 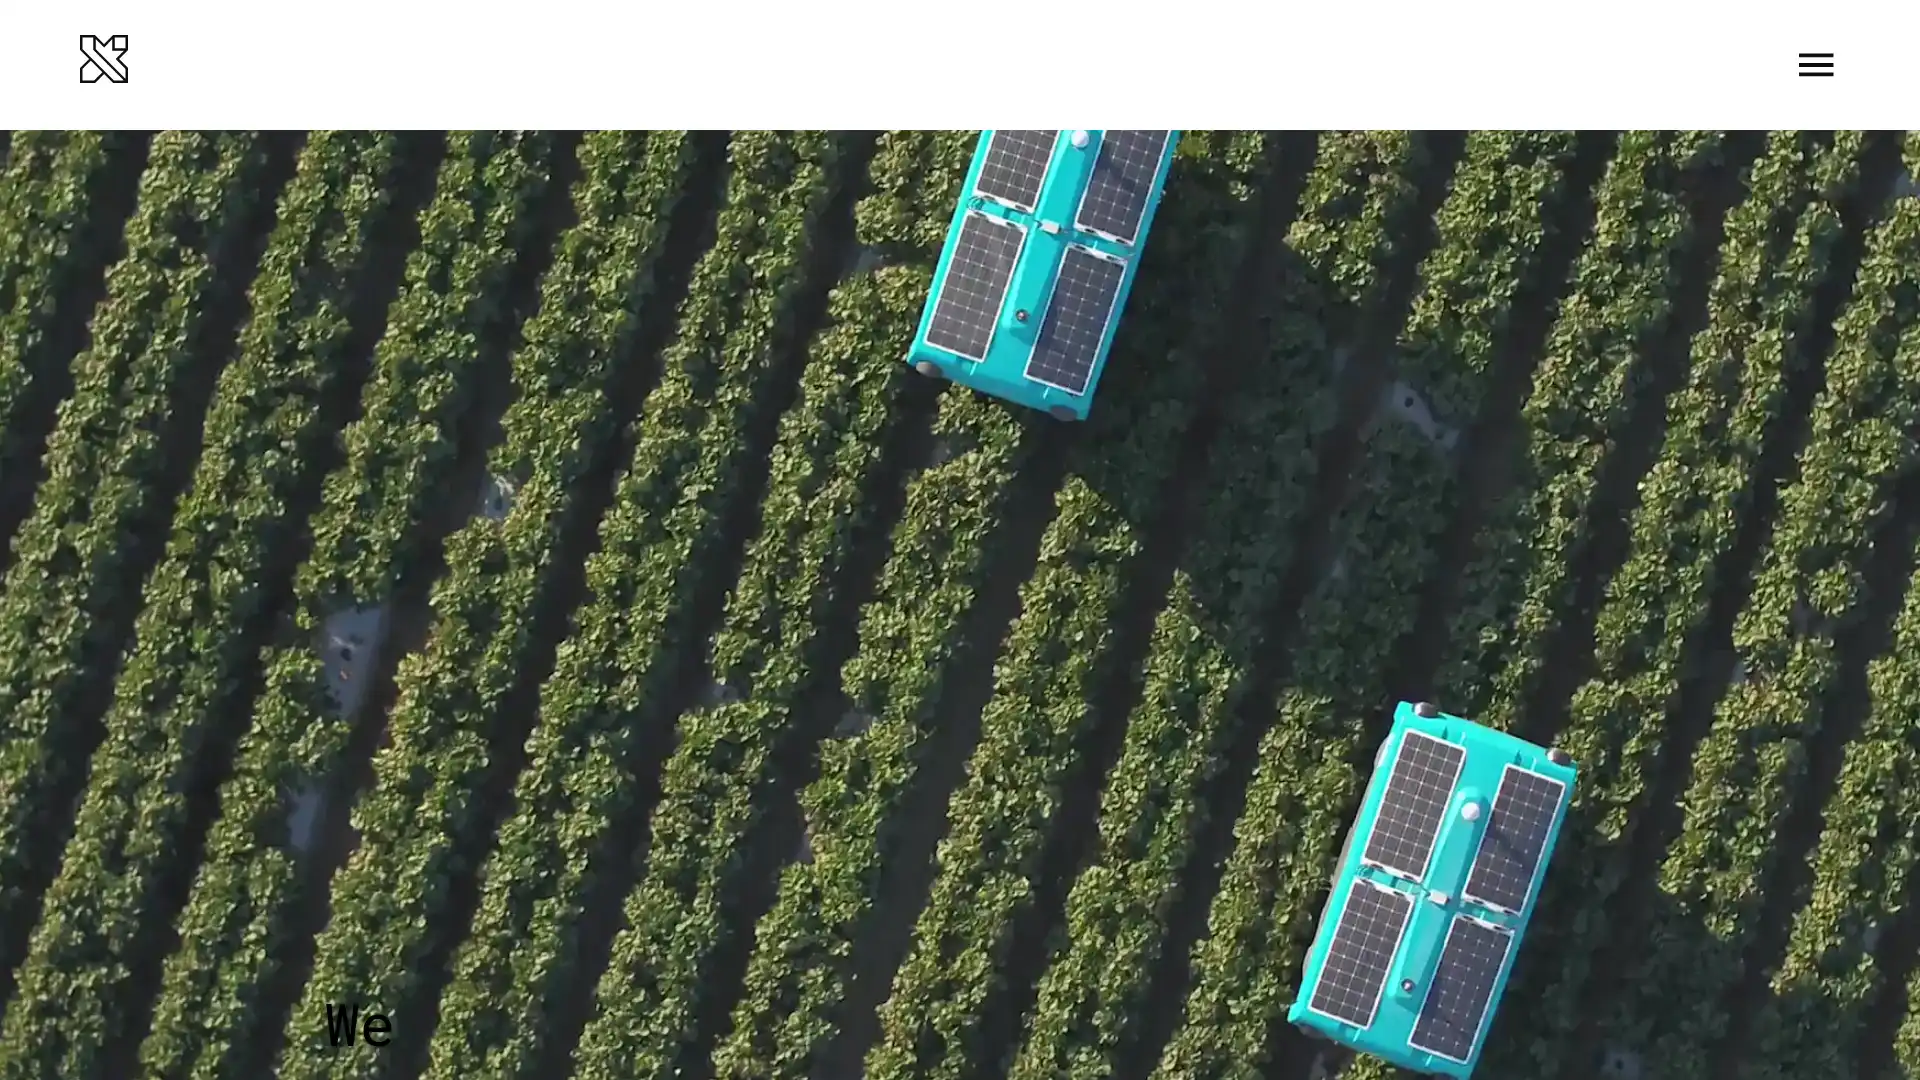 I want to click on A new chapter for Glass The Glass Explorer program evolves into Glass Enterprise Edition when the team learns that workers in fields such as manufacturing, logistics, and healthcare find wearable devices highly useful for getting the information they need while their hands are busy., so click(x=1013, y=341).